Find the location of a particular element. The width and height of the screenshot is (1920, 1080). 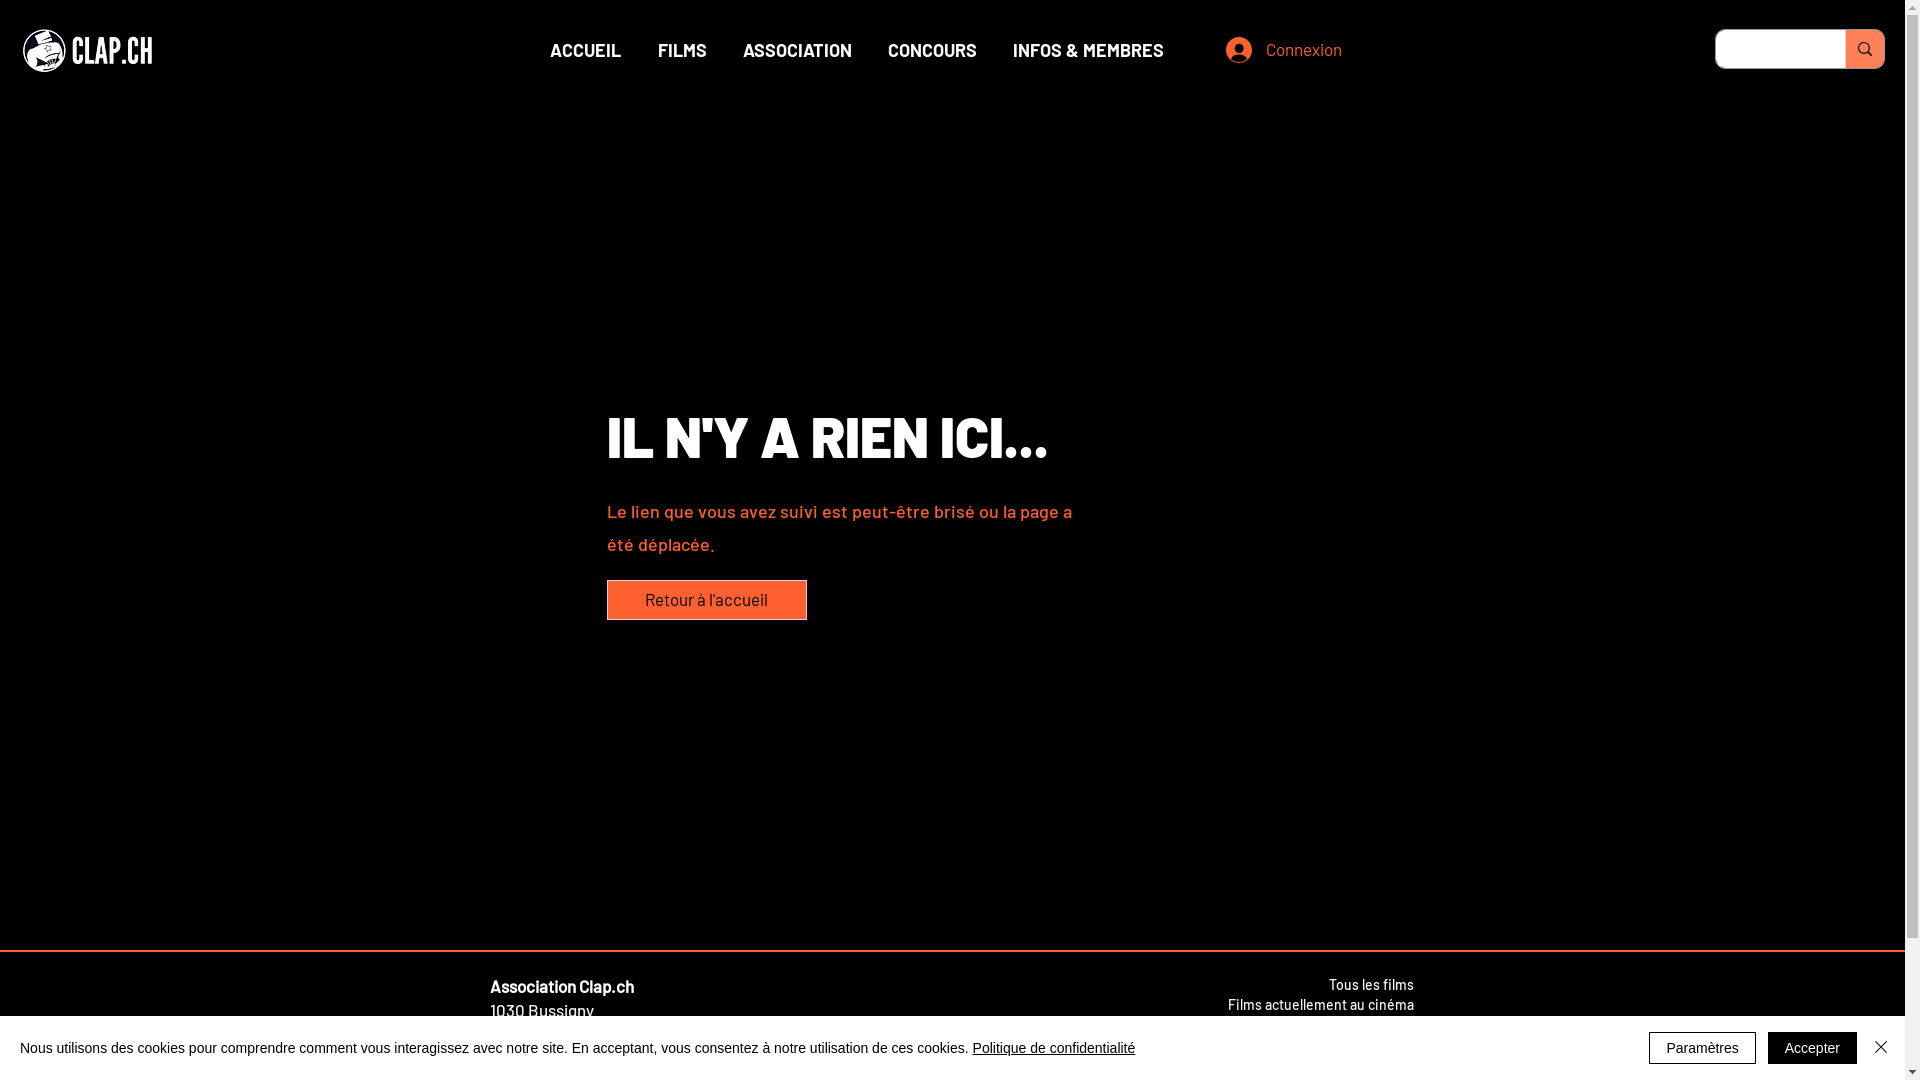

'Accepter' is located at coordinates (1812, 1047).